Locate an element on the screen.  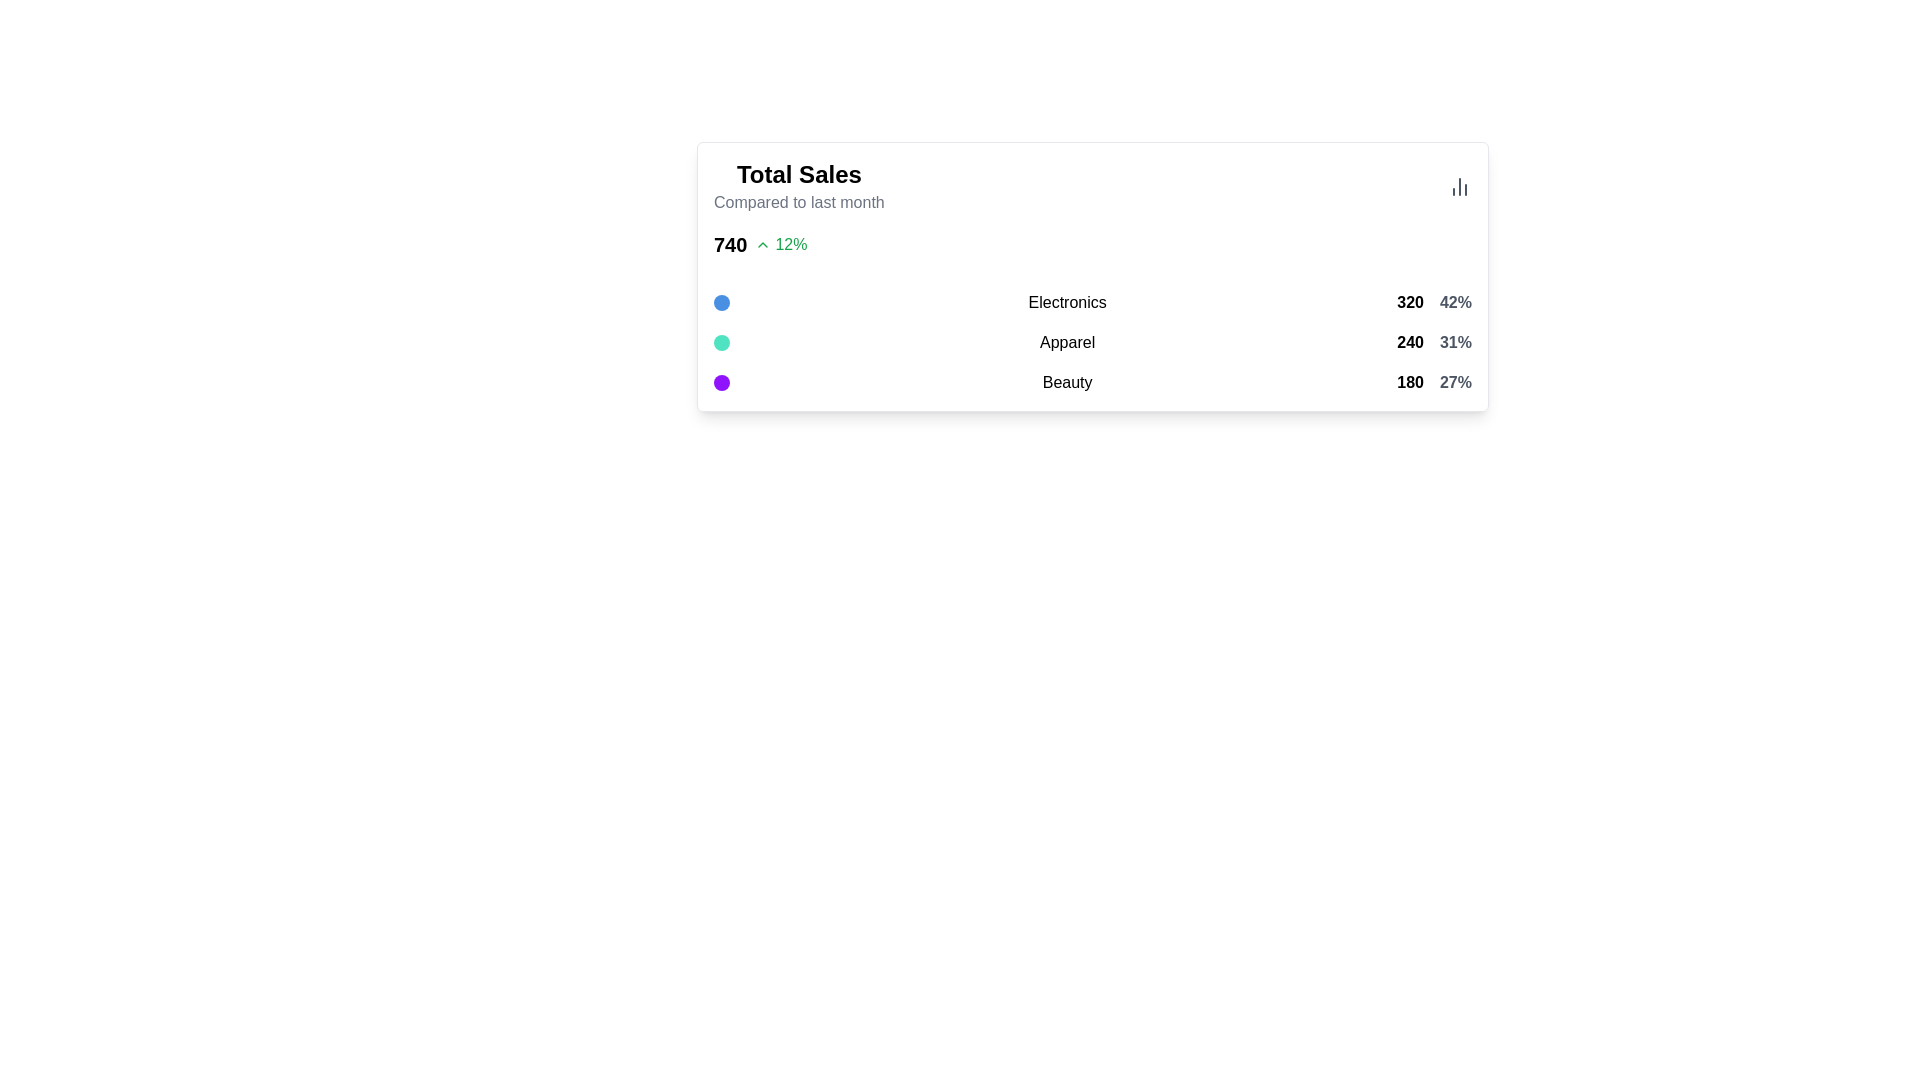
the numerical value associated with the category labeled 'Beauty', which is centrally aligned in a horizontal list between the text 'Beauty' and '27%' is located at coordinates (1409, 382).